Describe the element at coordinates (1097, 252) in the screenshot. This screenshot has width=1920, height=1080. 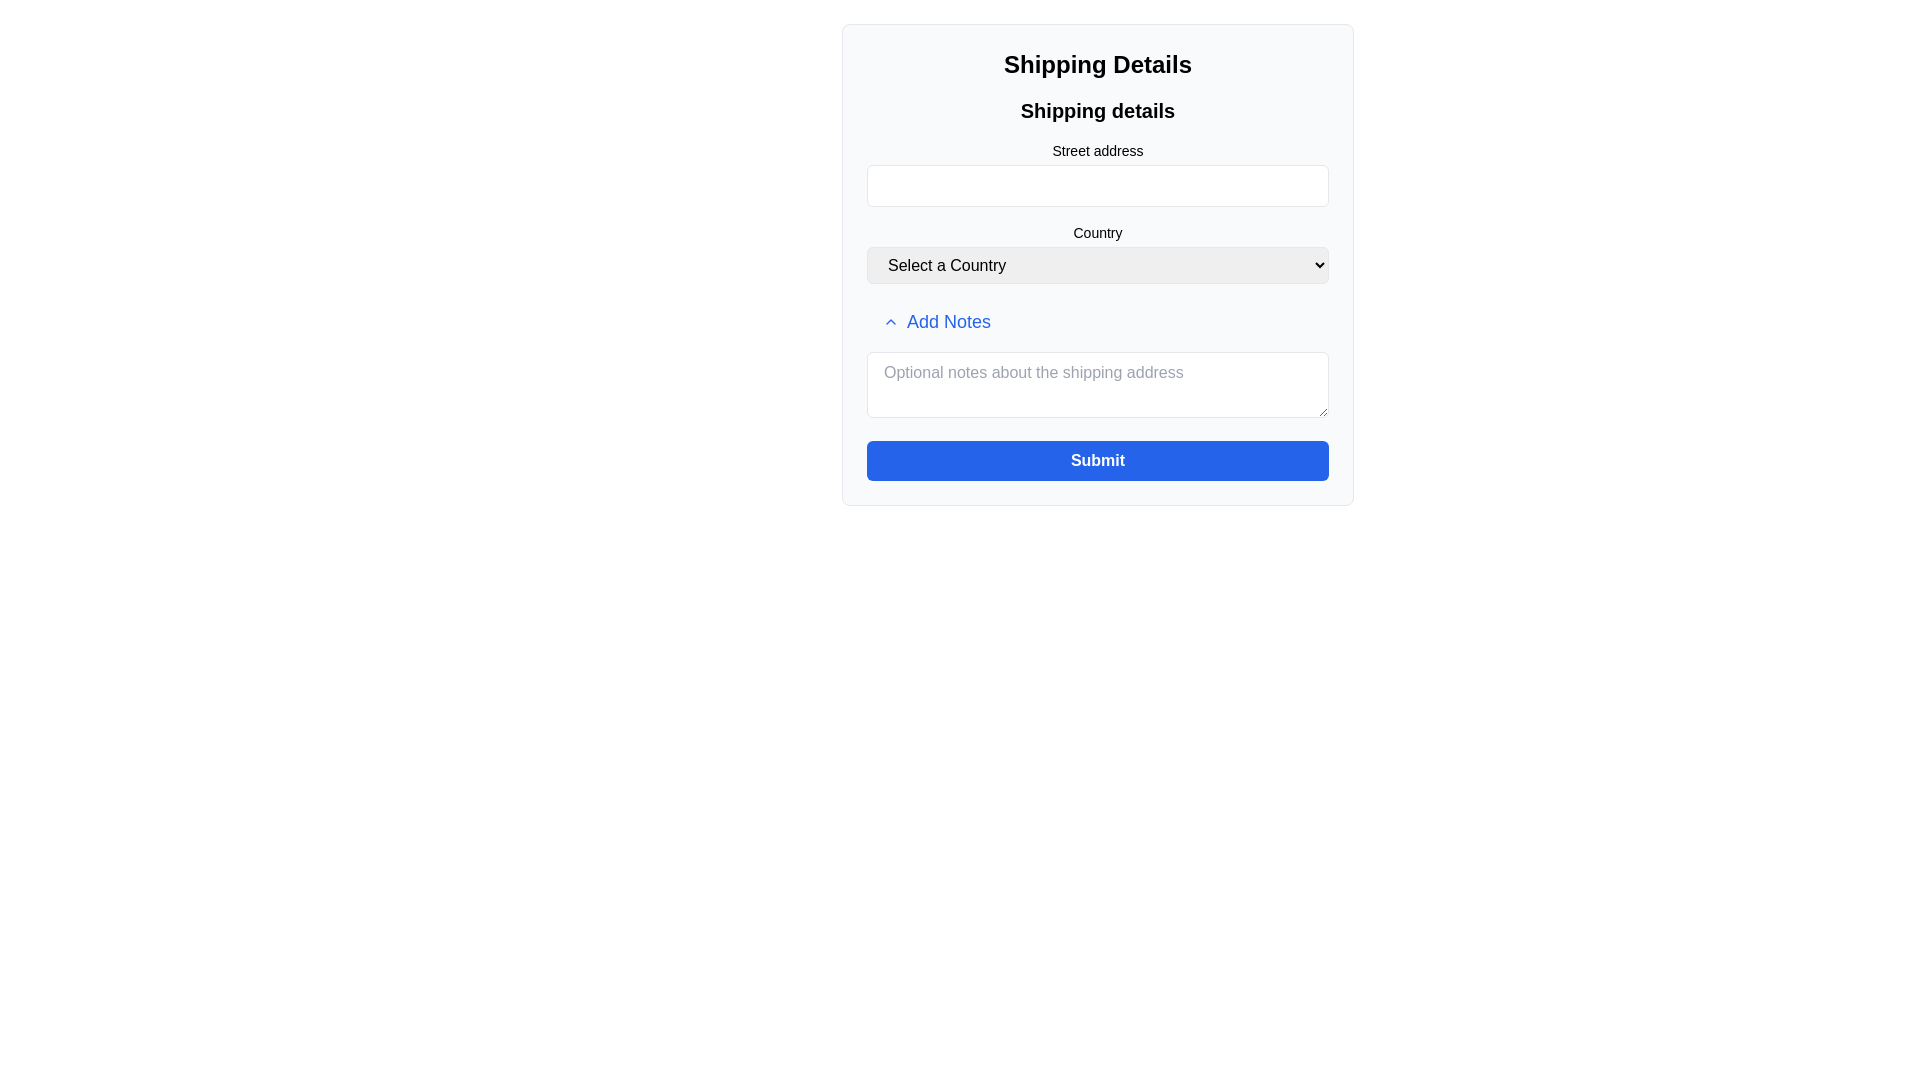
I see `an option from the 'Country' dropdown menu located below the 'Shipping details' header` at that location.